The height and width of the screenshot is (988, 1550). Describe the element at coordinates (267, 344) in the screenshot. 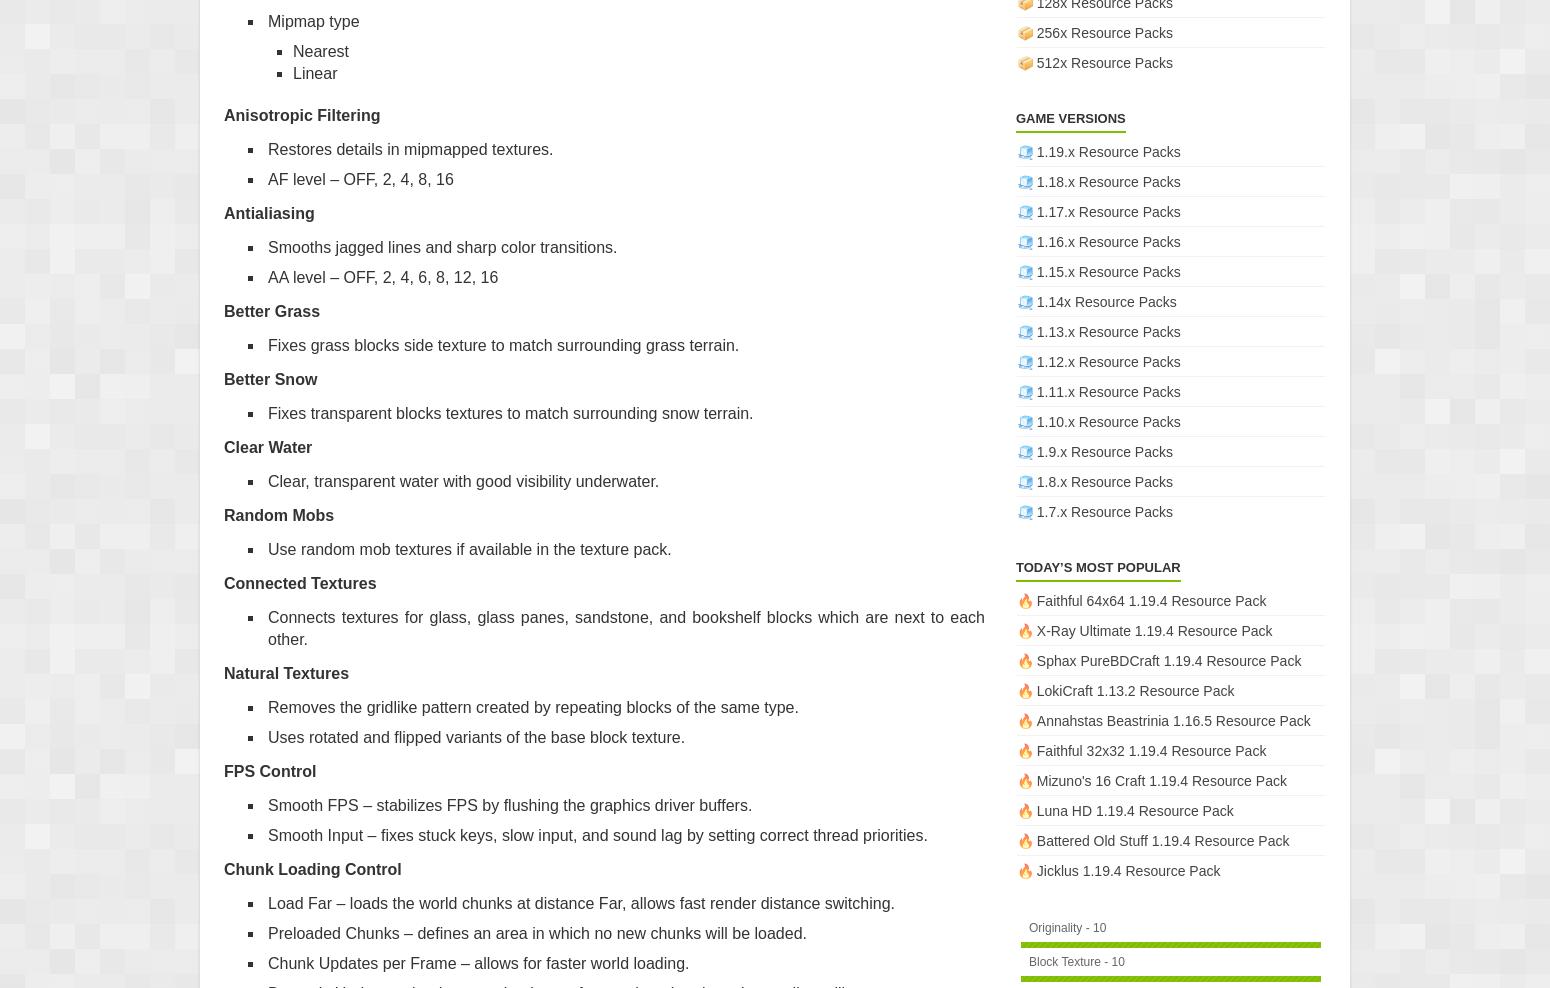

I see `'Fixes grass blocks side texture to match surrounding grass terrain.'` at that location.